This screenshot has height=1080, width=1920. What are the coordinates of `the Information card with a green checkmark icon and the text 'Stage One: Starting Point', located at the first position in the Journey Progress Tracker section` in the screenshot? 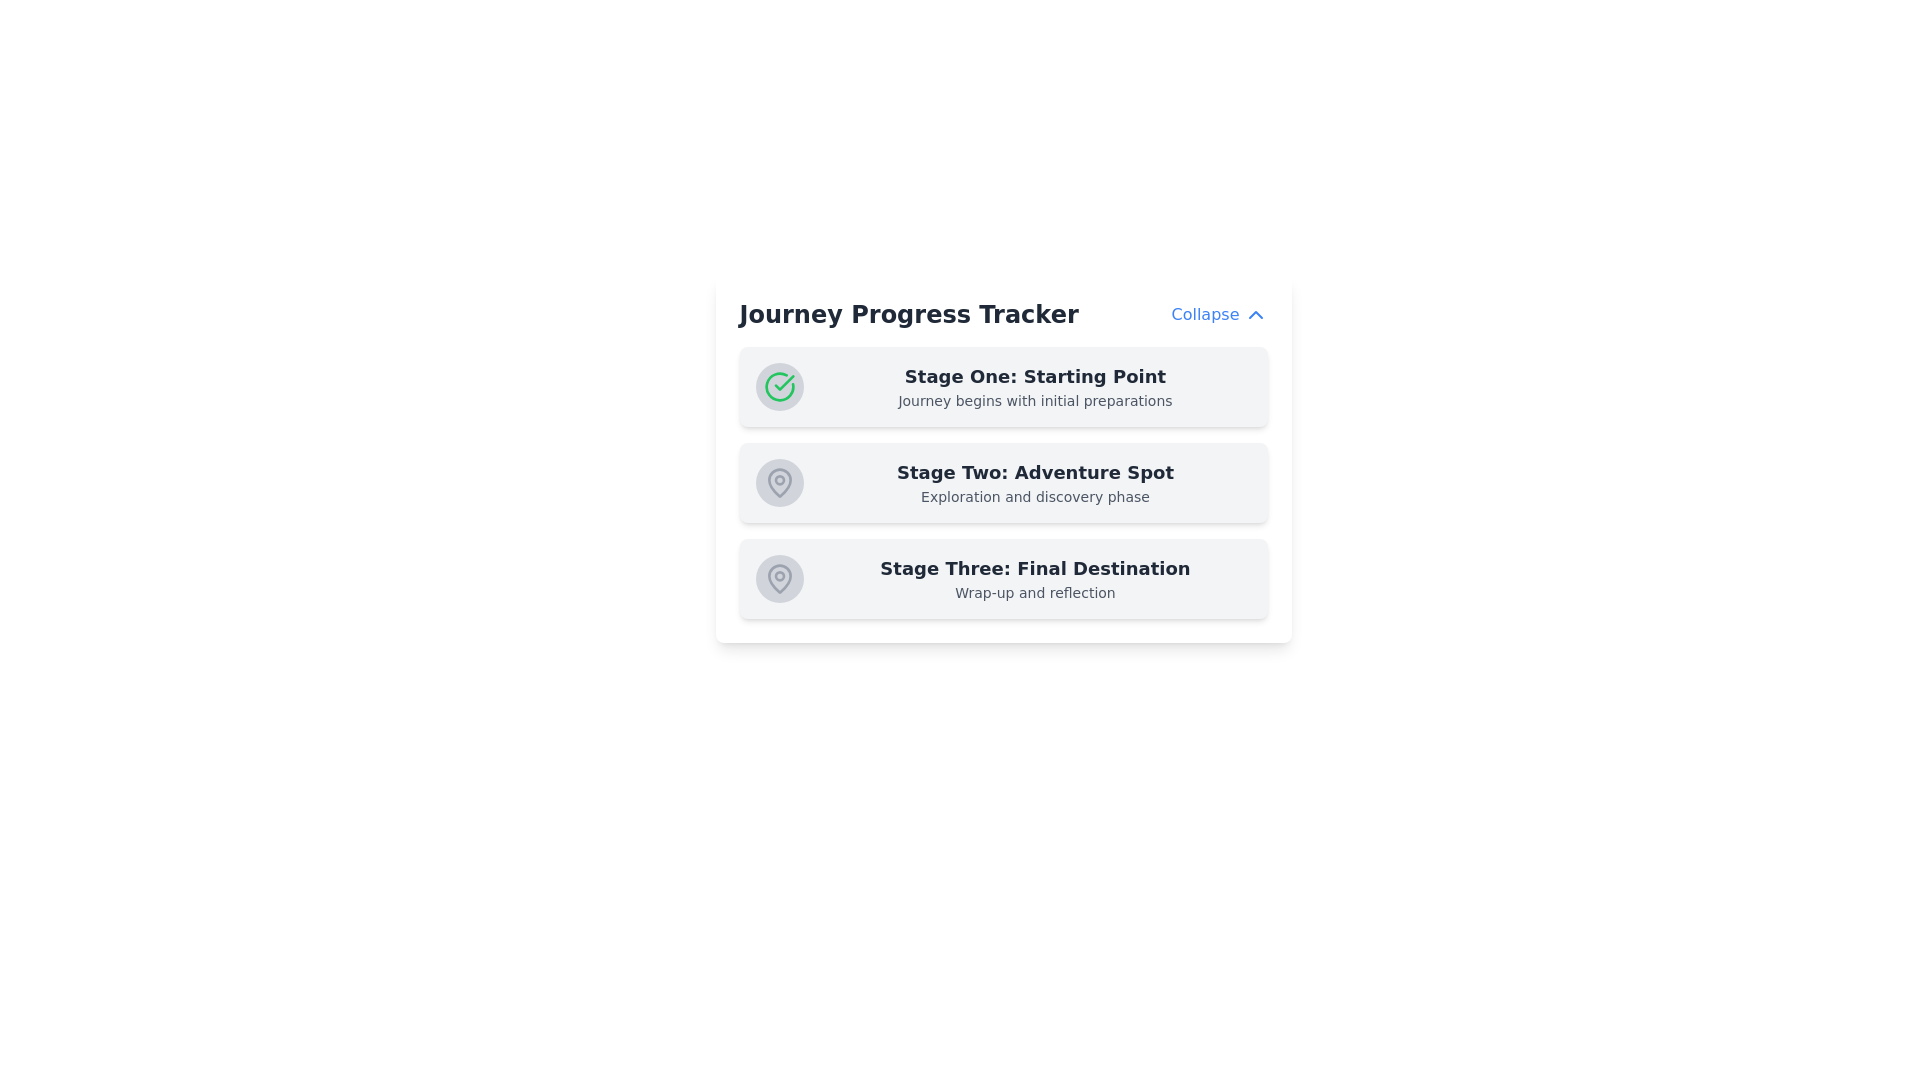 It's located at (1003, 386).